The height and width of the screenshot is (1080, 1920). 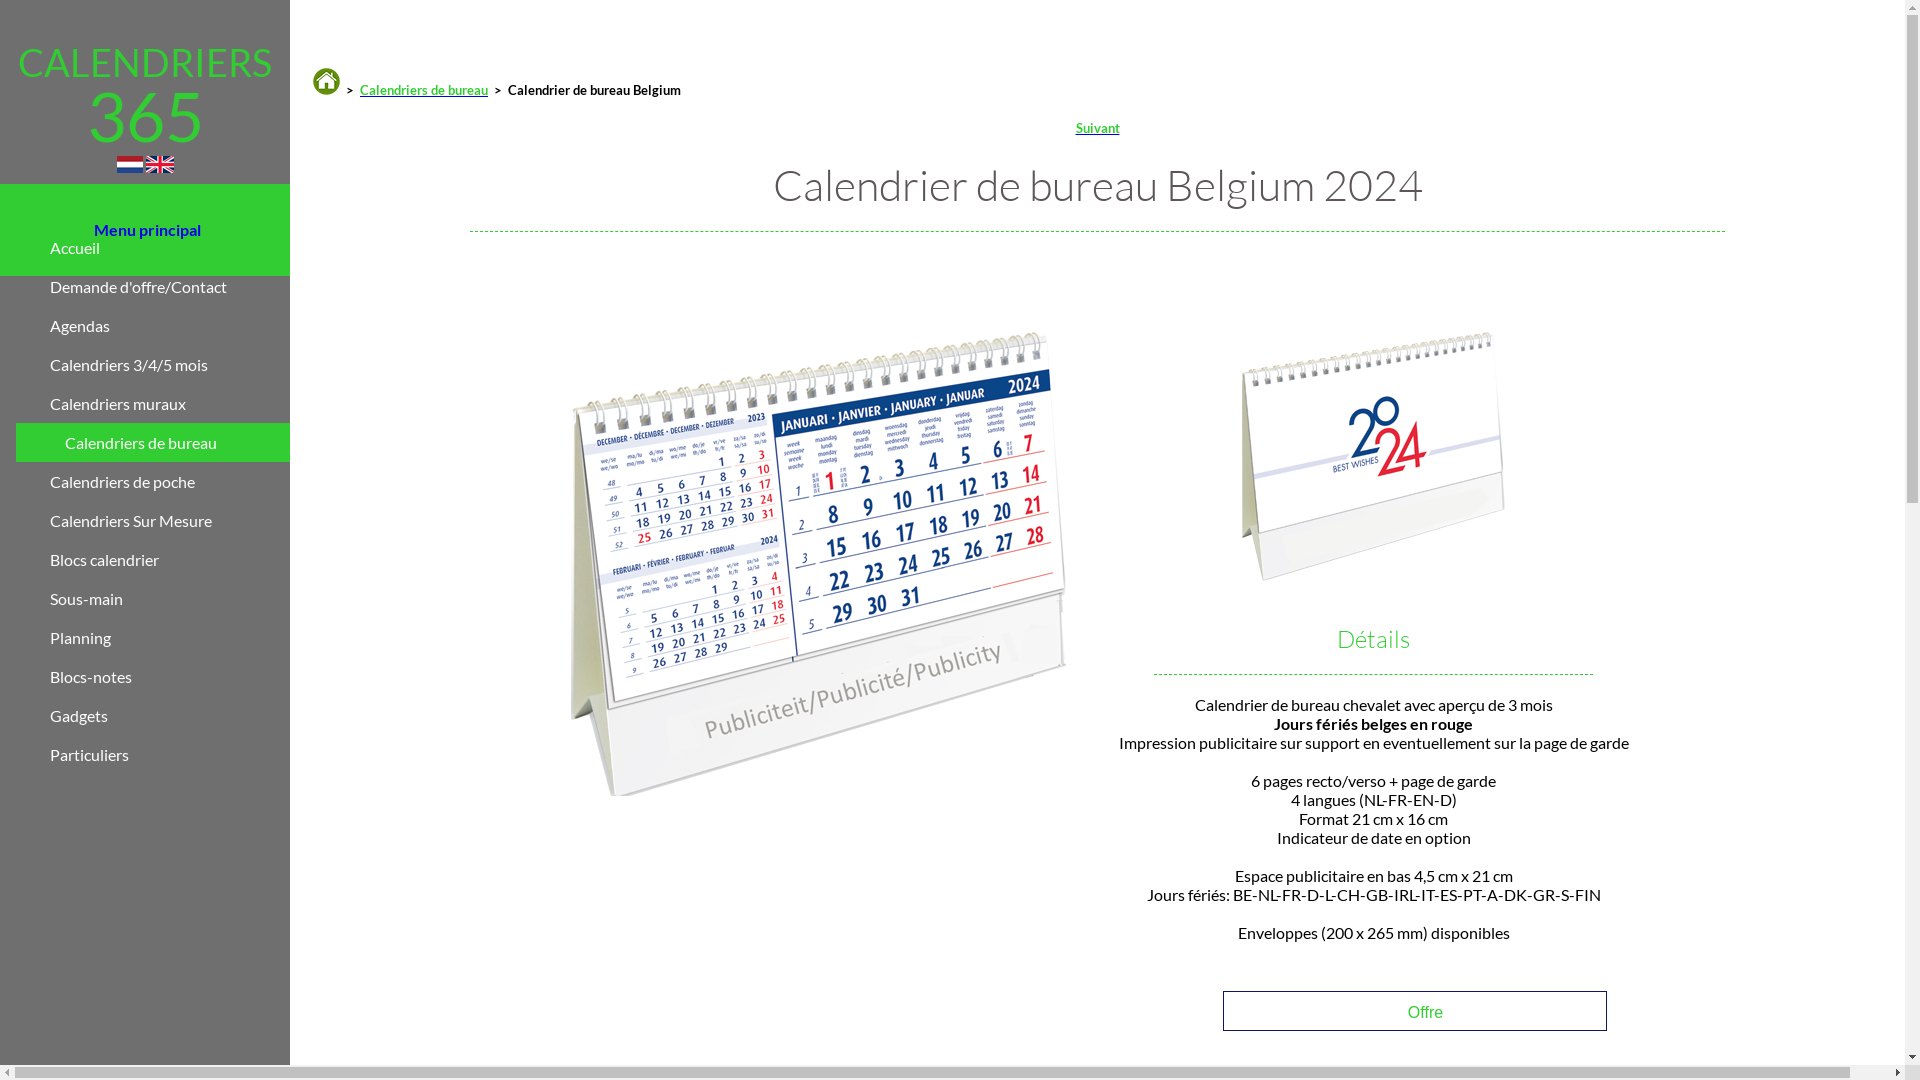 I want to click on 'Calendriers de bureau', so click(x=422, y=88).